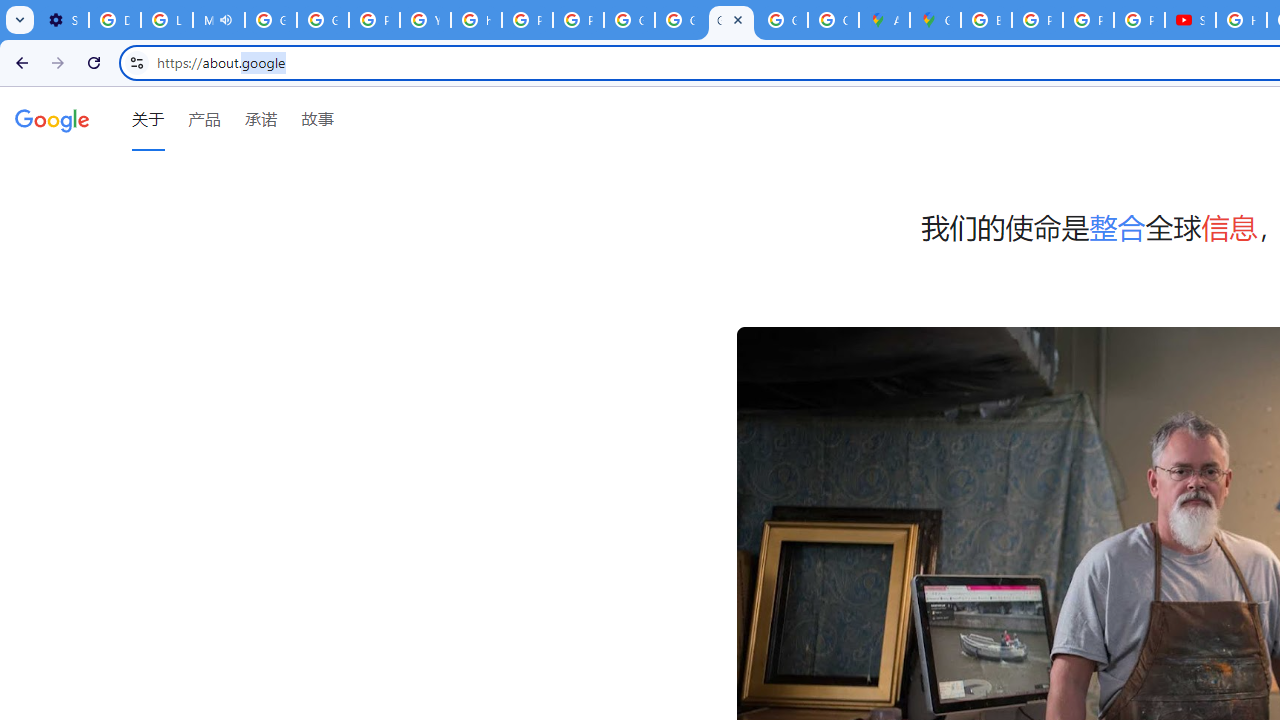  I want to click on 'Google Maps', so click(934, 20).